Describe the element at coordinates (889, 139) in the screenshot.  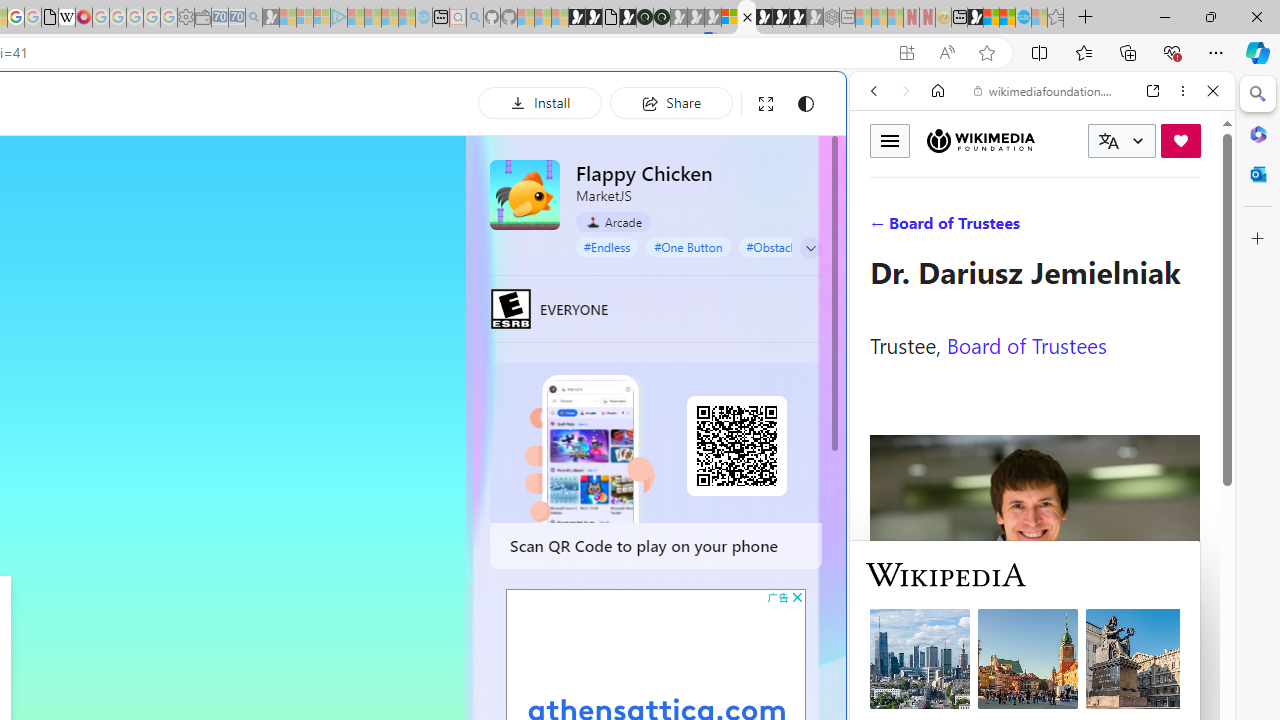
I see `'Toggle menu'` at that location.